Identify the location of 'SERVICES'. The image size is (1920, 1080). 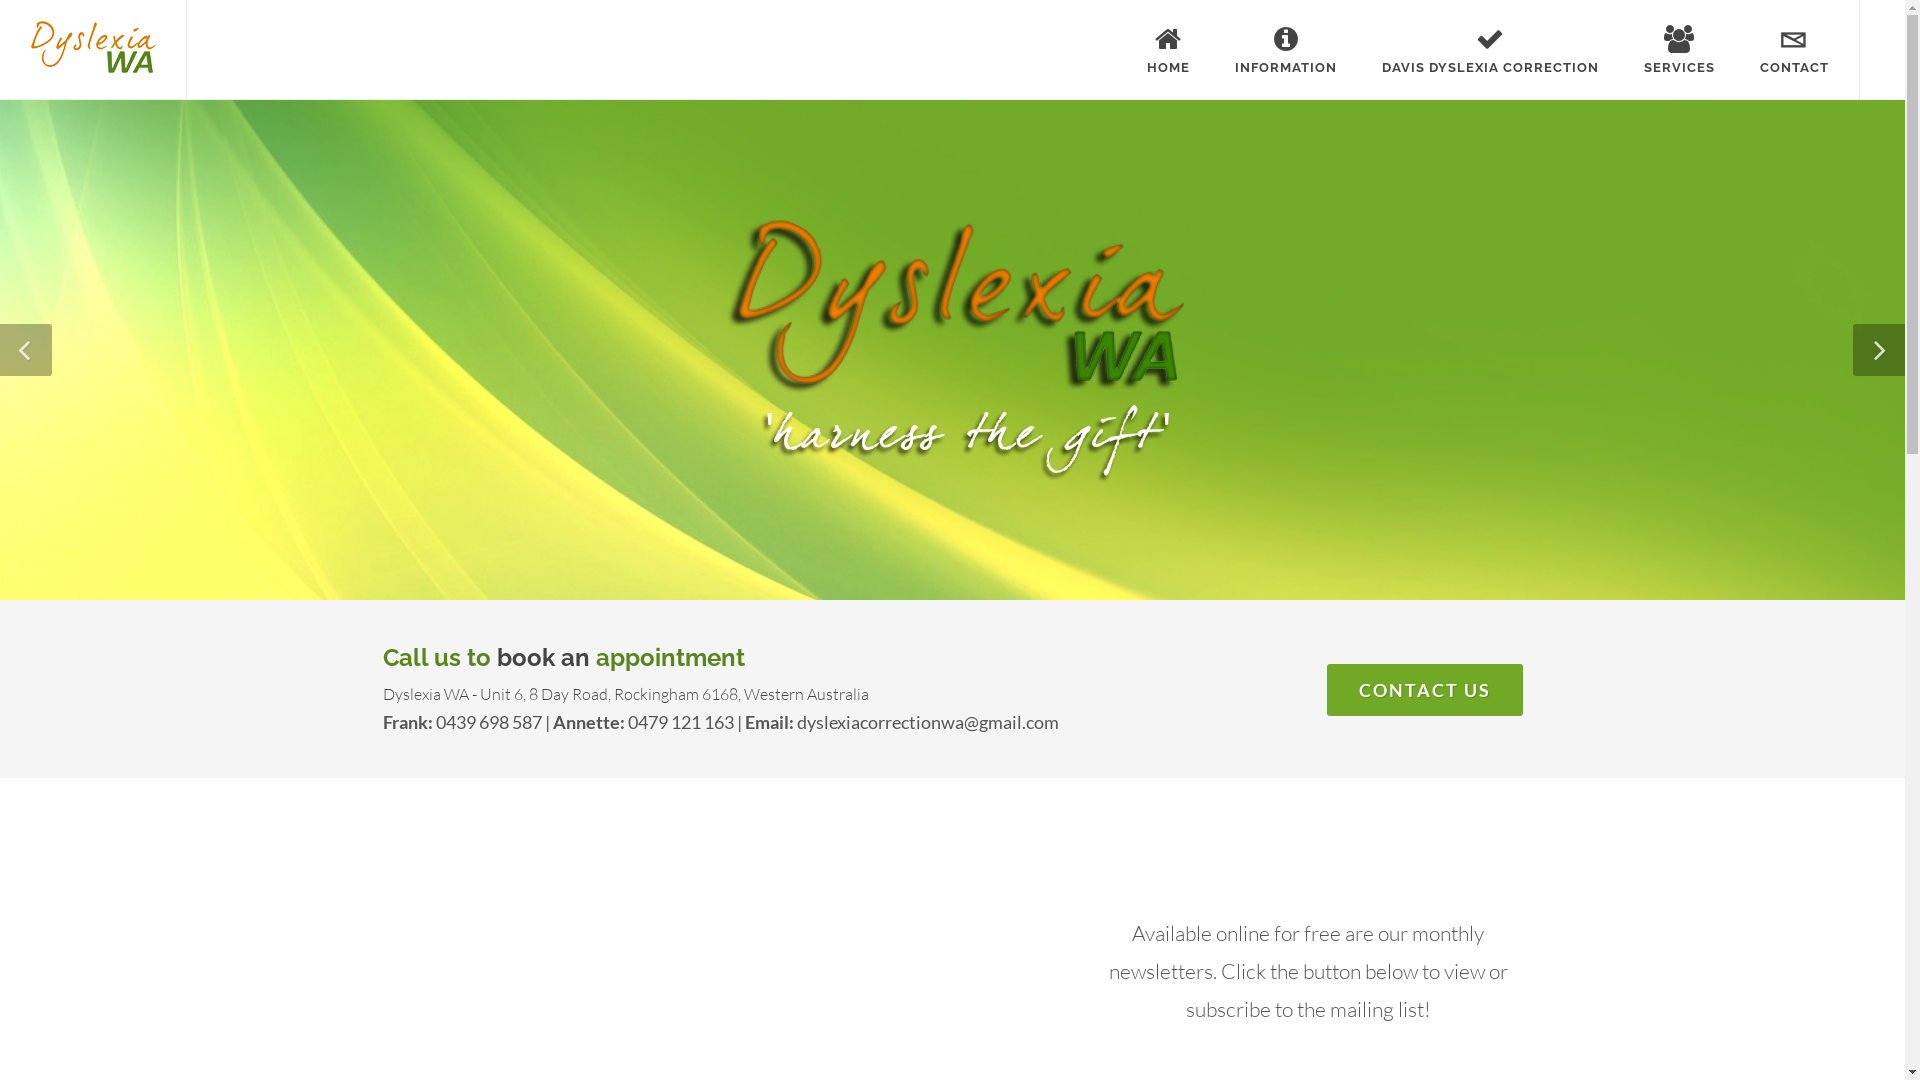
(1679, 49).